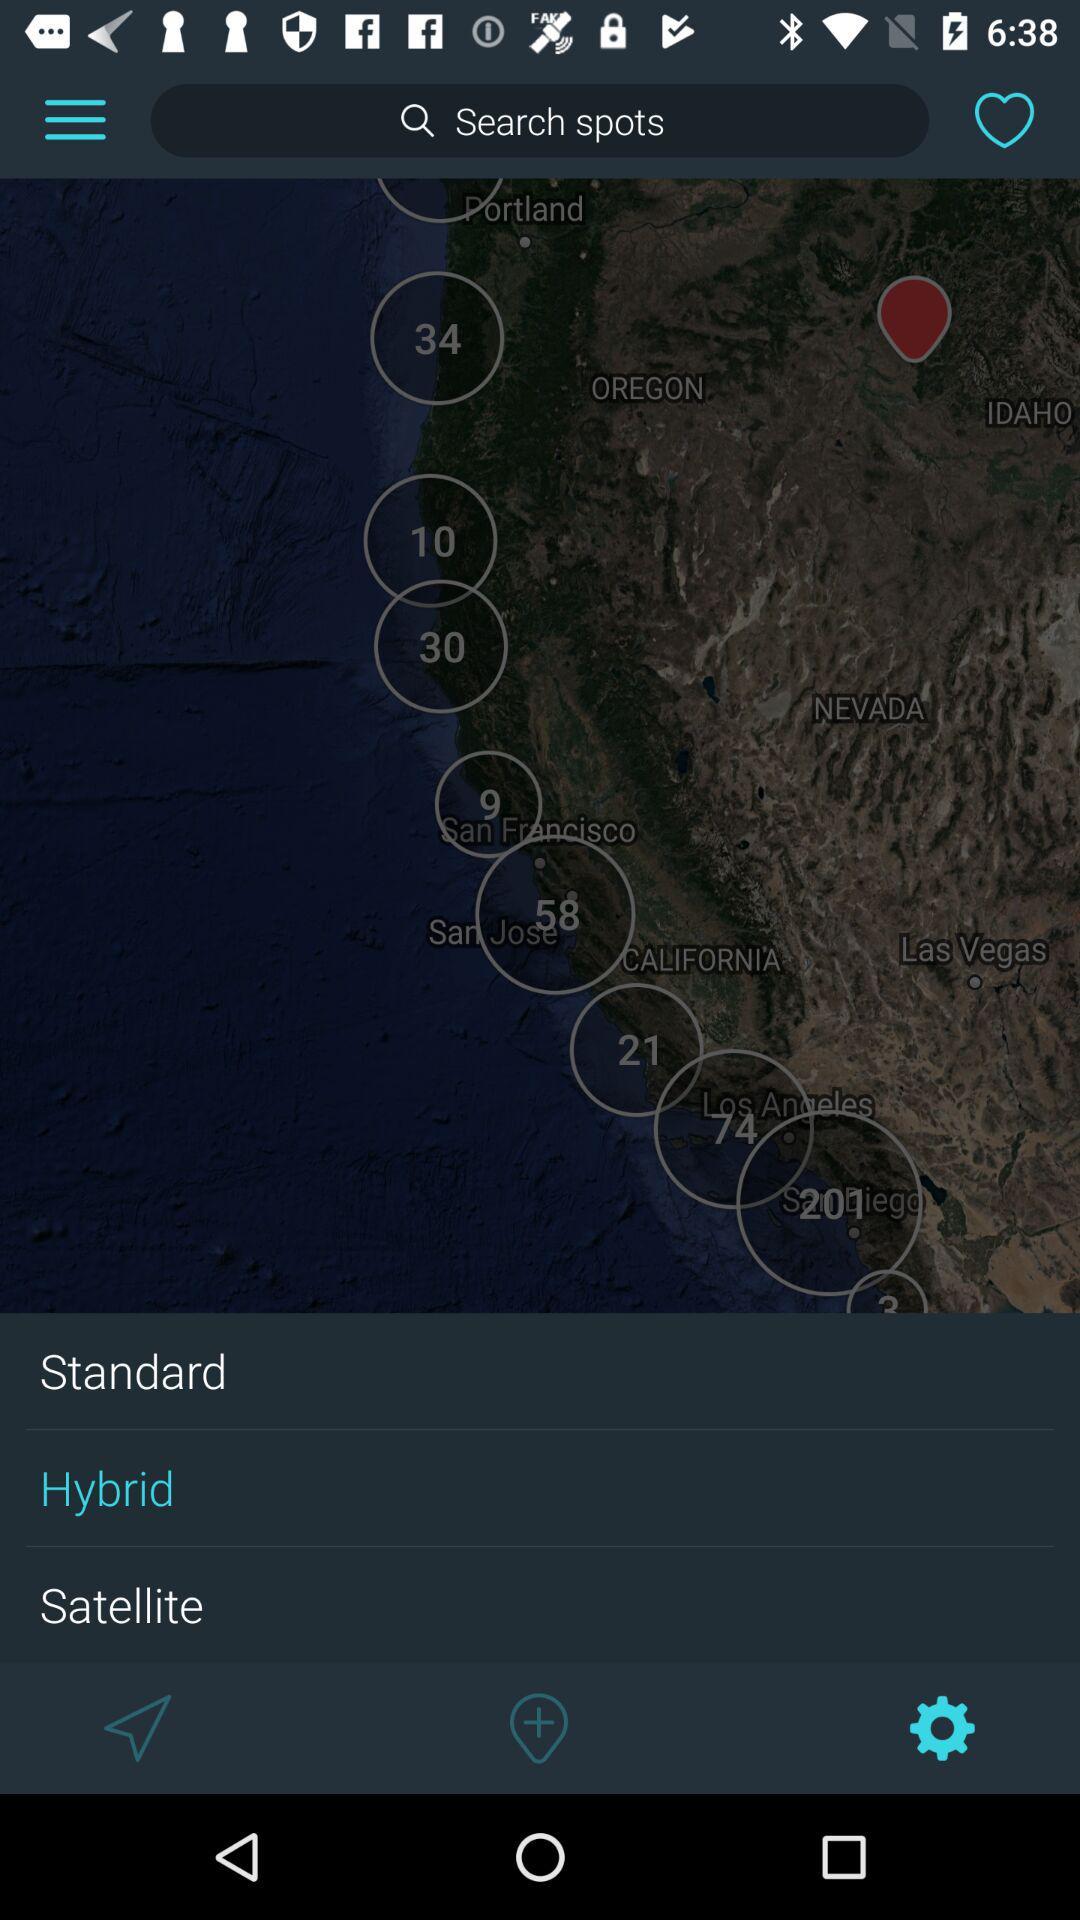 The image size is (1080, 1920). What do you see at coordinates (136, 1727) in the screenshot?
I see `the navigation icon` at bounding box center [136, 1727].